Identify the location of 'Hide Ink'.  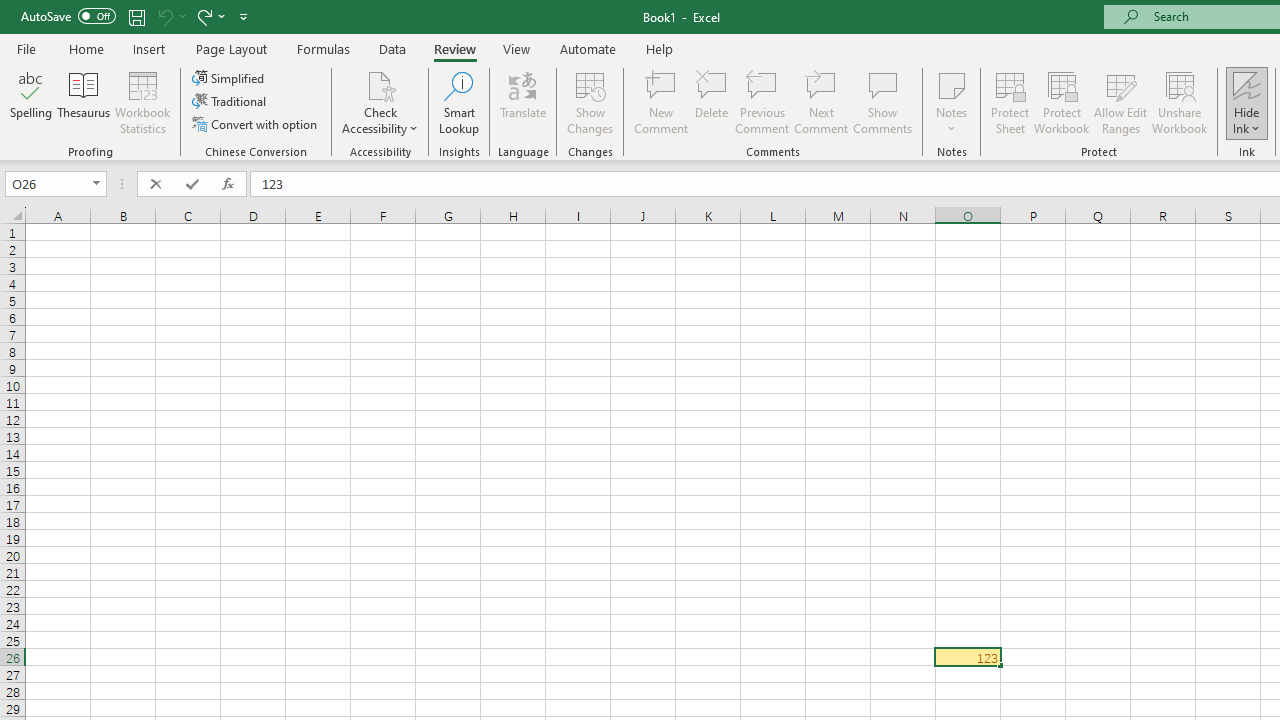
(1246, 103).